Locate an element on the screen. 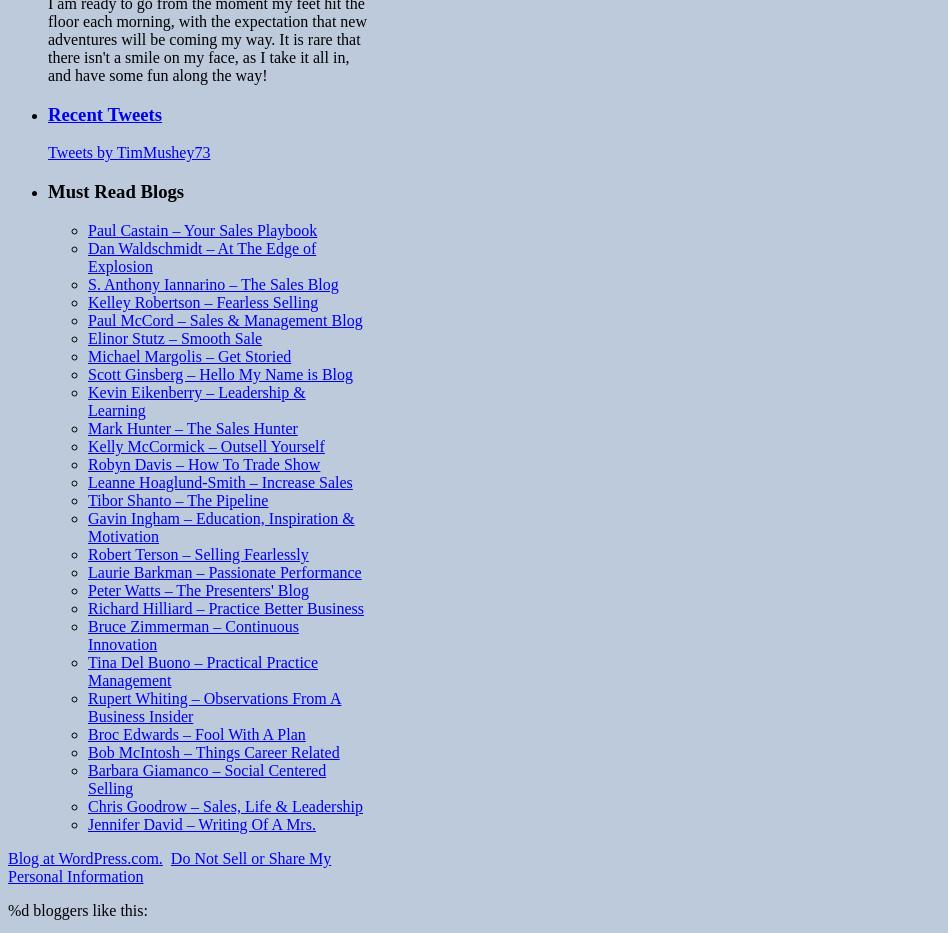  'Michael Margolis – Get Storied' is located at coordinates (188, 354).